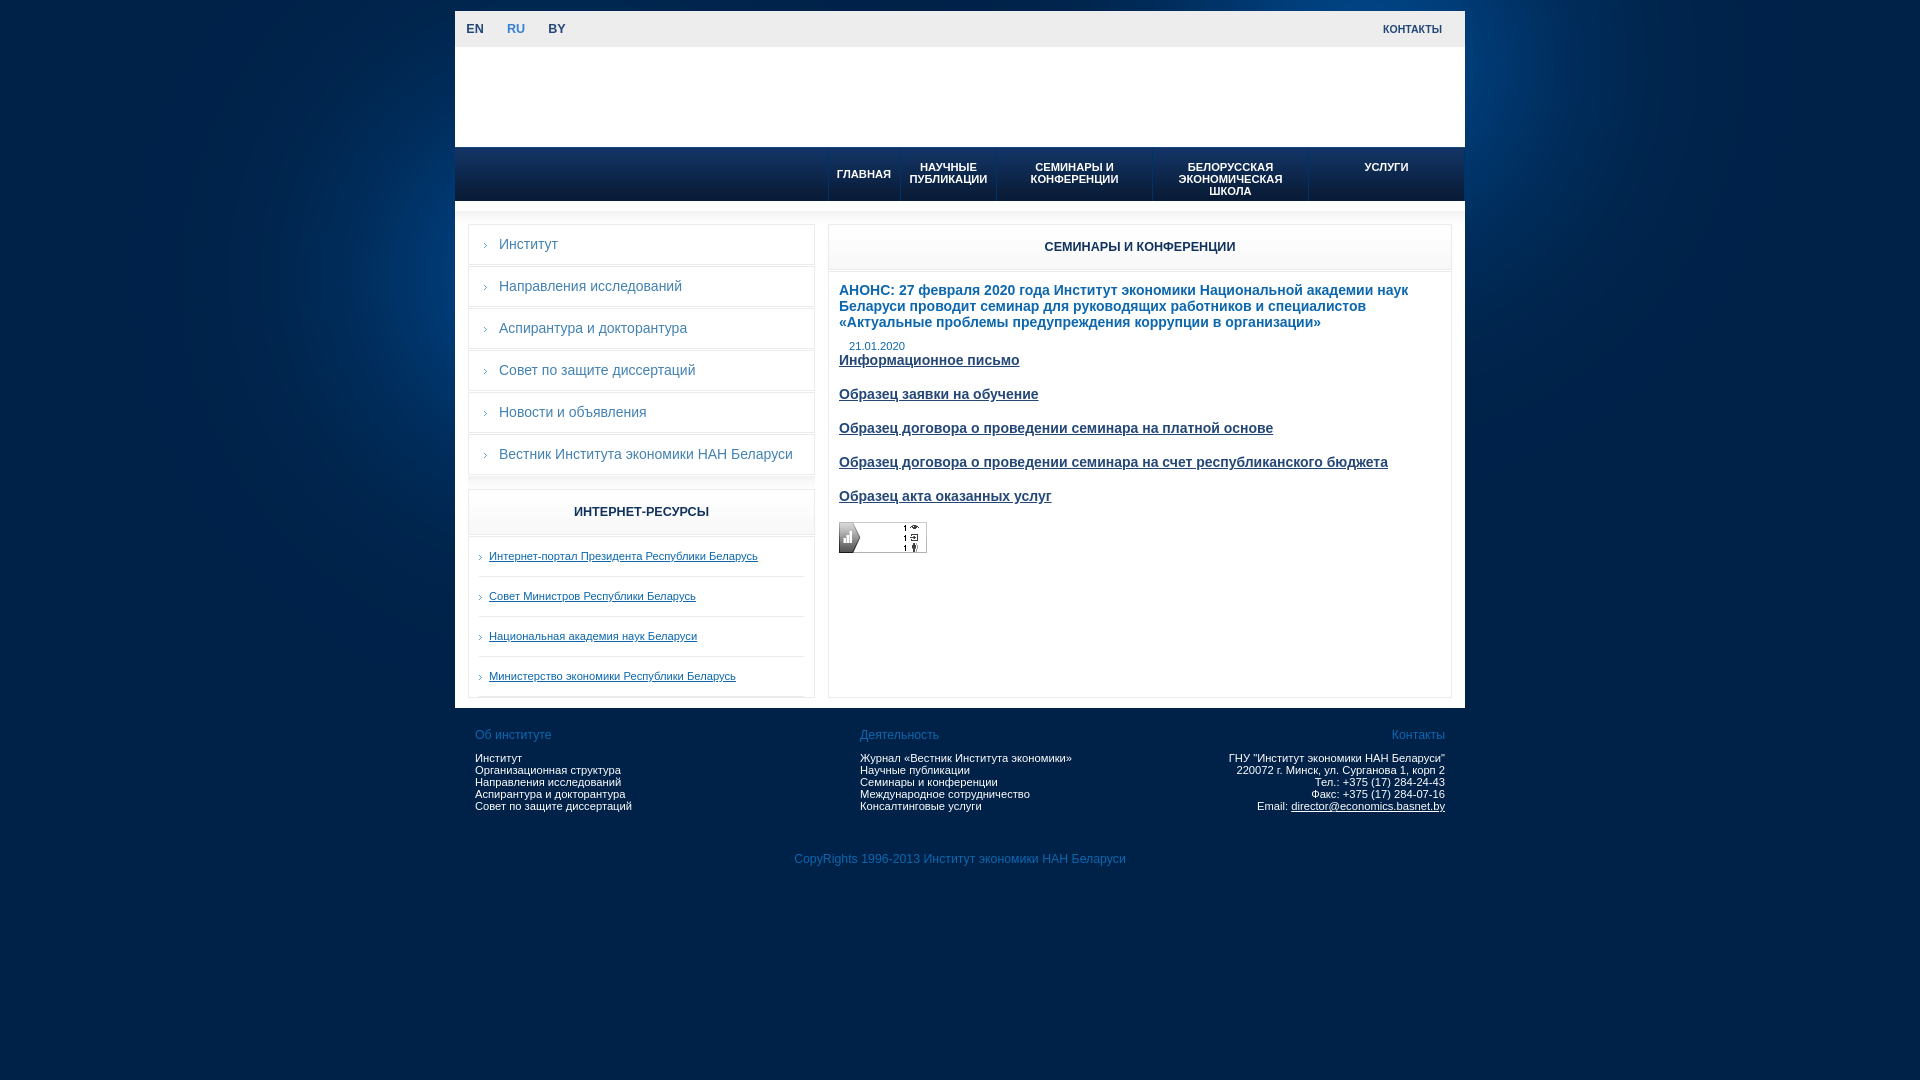  Describe the element at coordinates (1367, 805) in the screenshot. I see `'director@economics.basnet.by'` at that location.